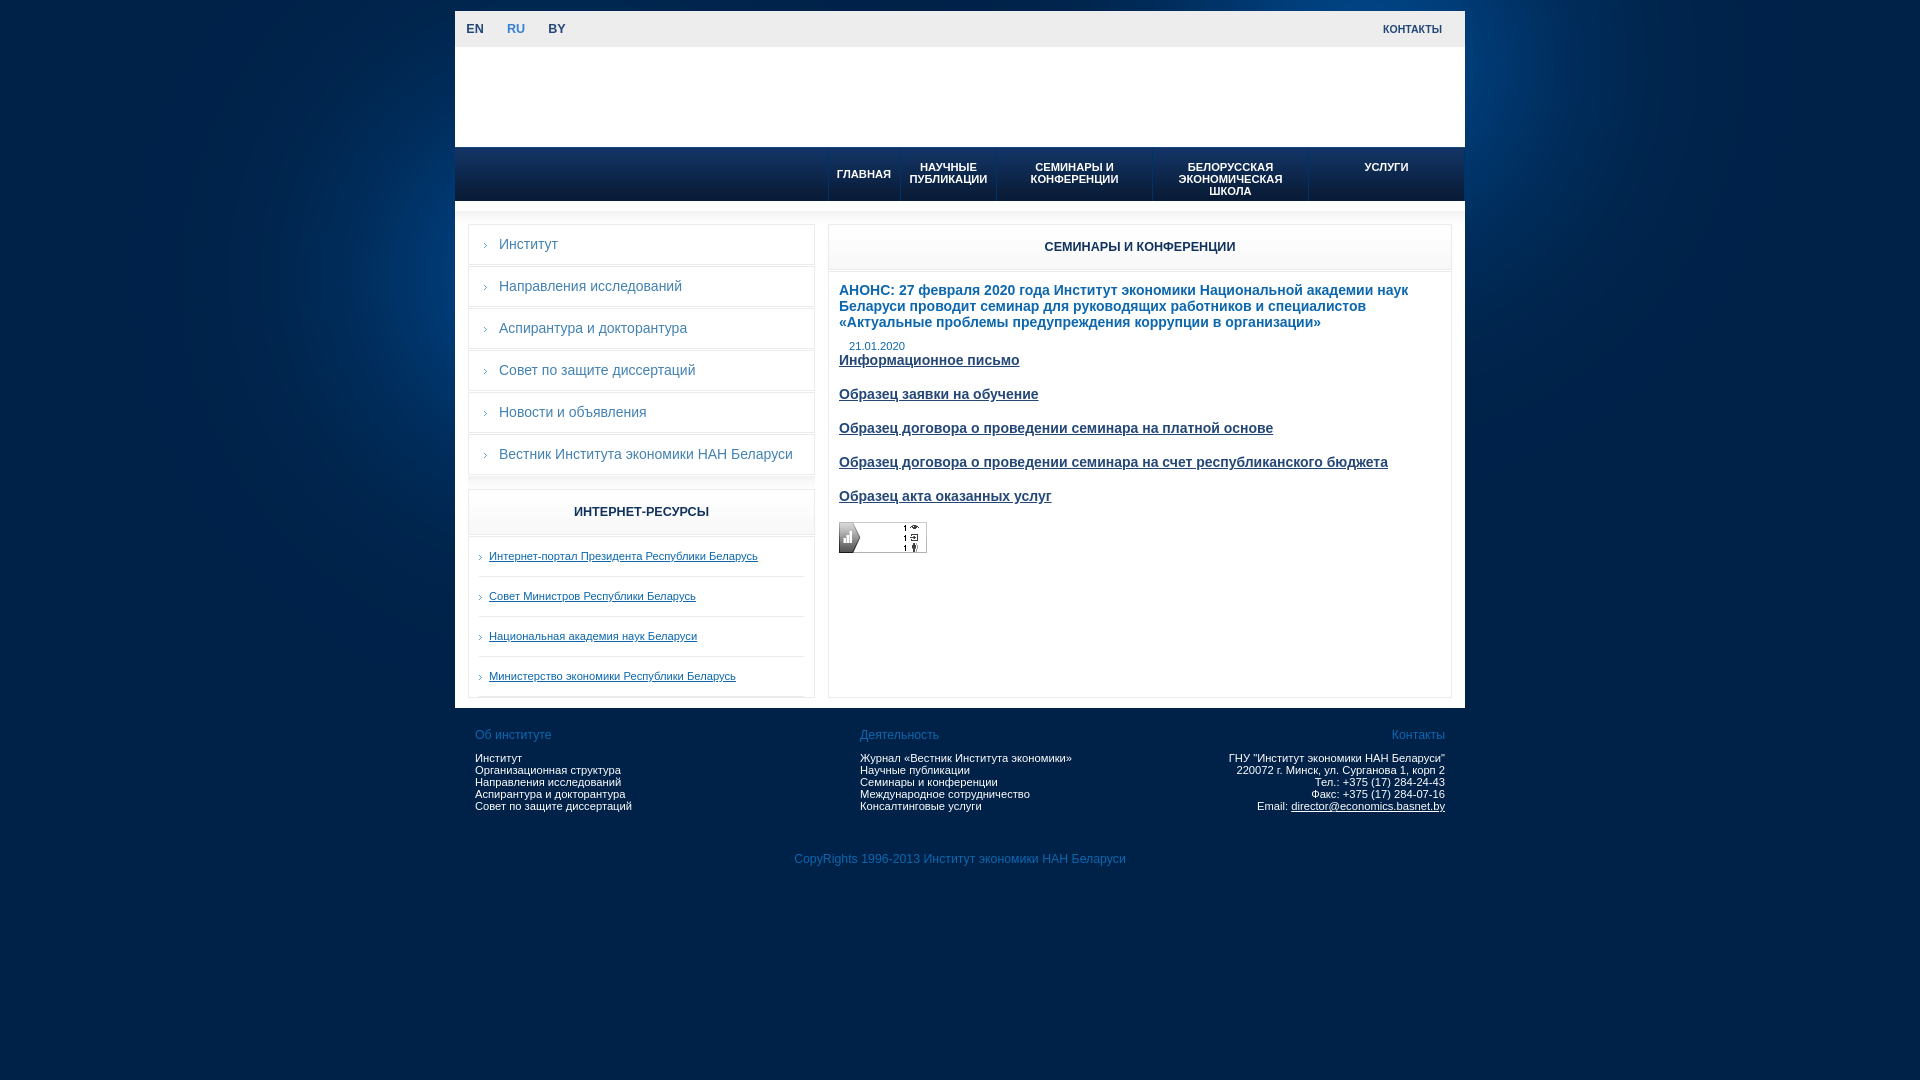  Describe the element at coordinates (1367, 805) in the screenshot. I see `'director@economics.basnet.by'` at that location.